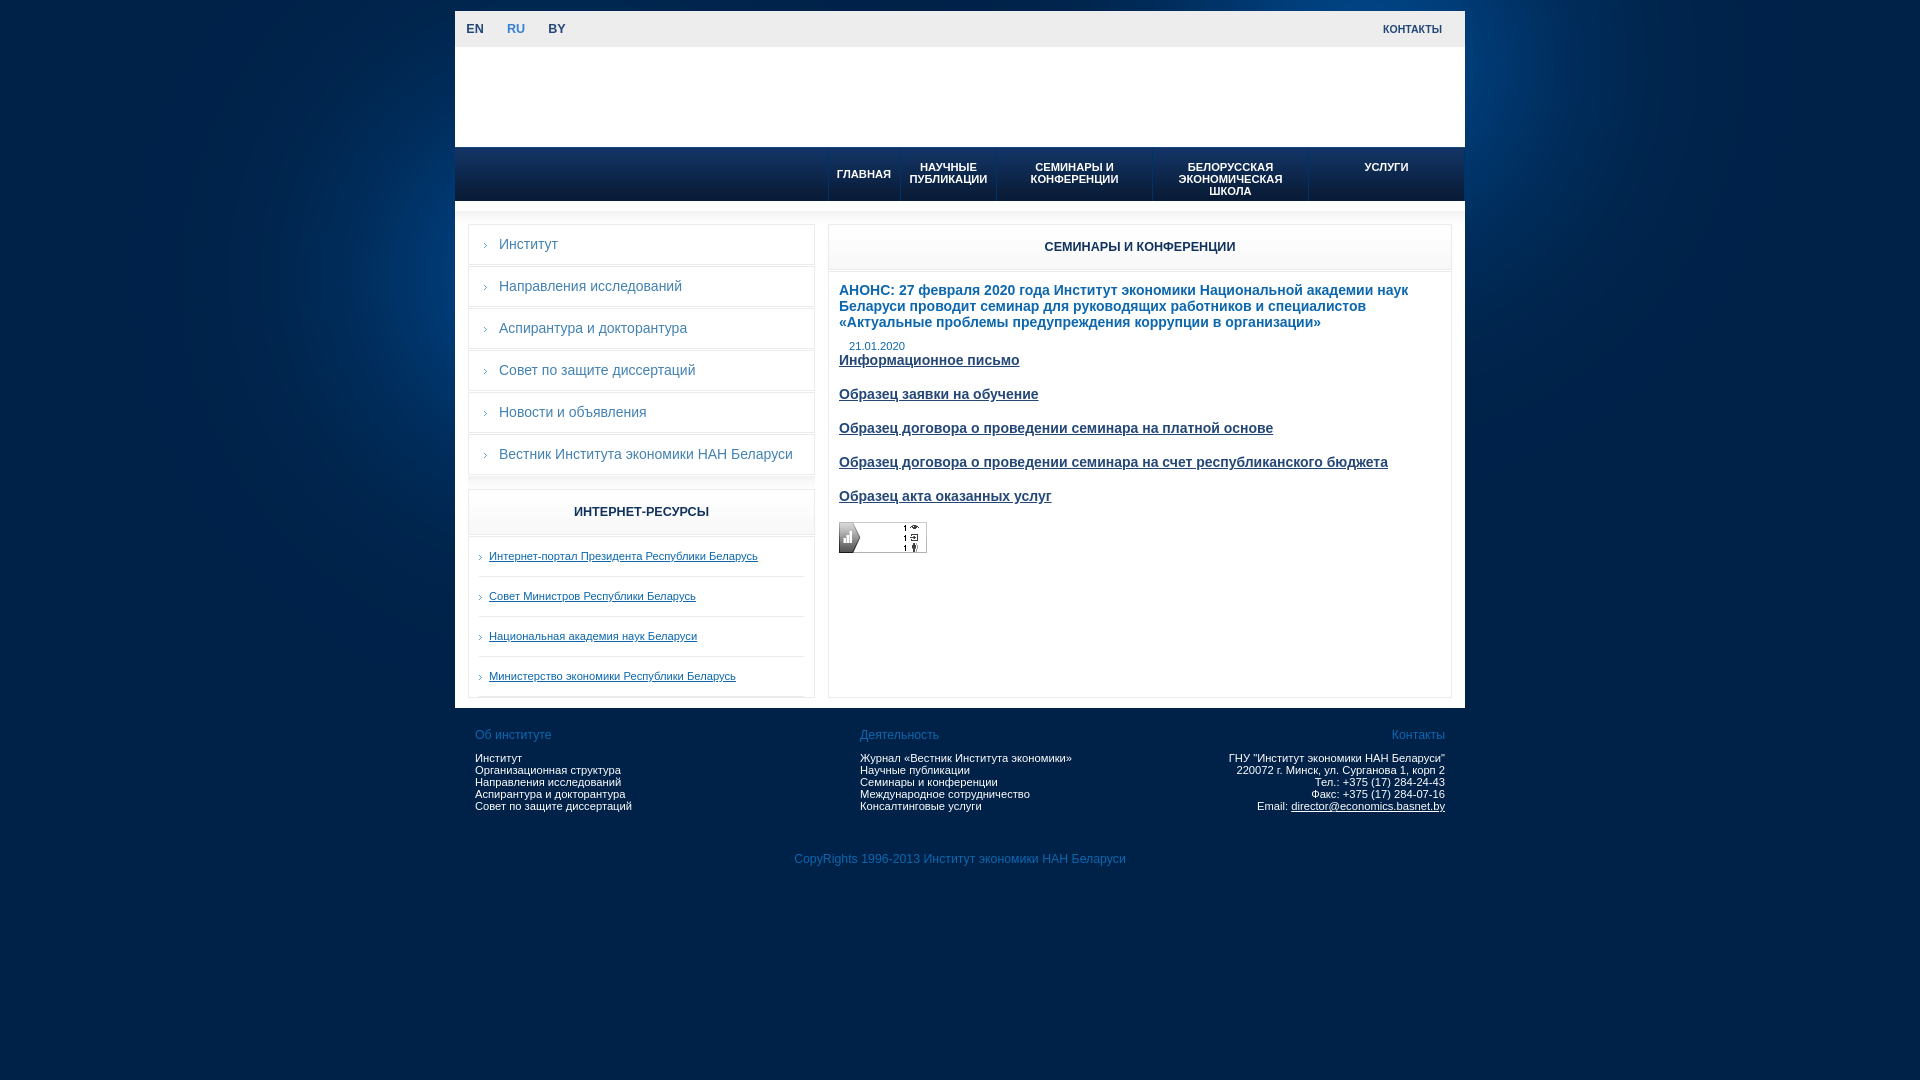  Describe the element at coordinates (1367, 805) in the screenshot. I see `'director@economics.basnet.by'` at that location.